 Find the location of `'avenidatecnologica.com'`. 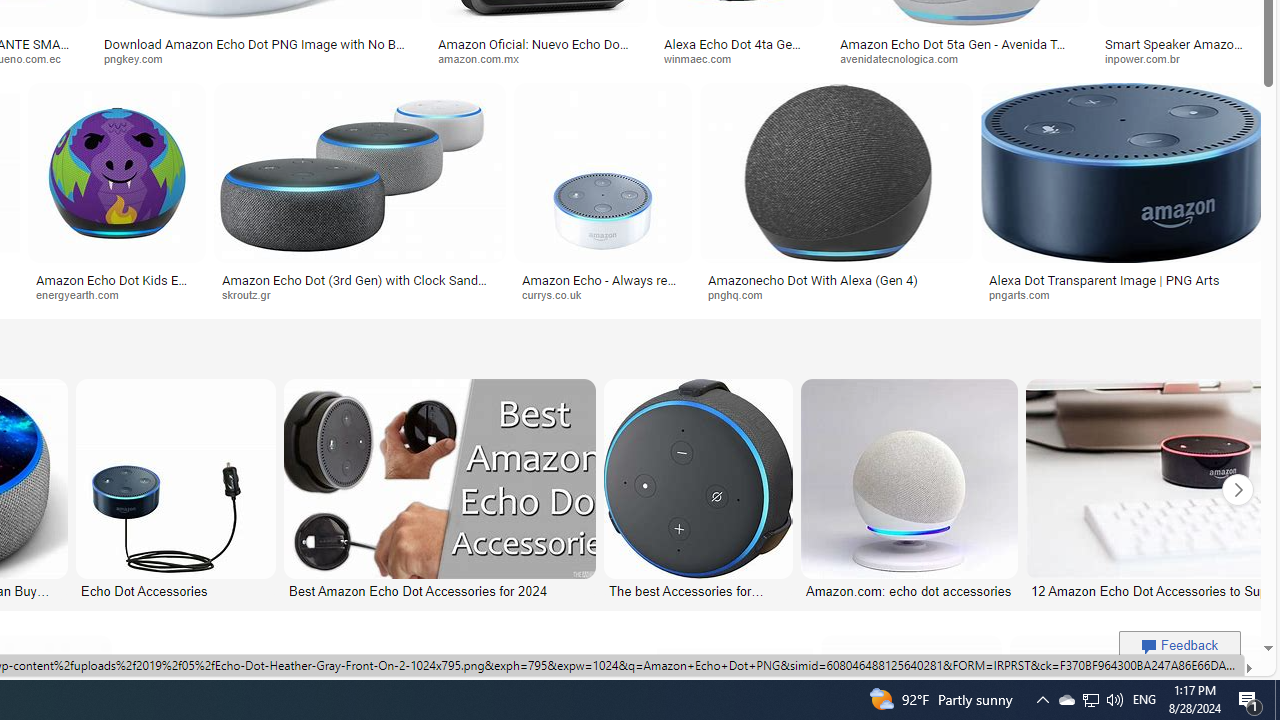

'avenidatecnologica.com' is located at coordinates (905, 57).